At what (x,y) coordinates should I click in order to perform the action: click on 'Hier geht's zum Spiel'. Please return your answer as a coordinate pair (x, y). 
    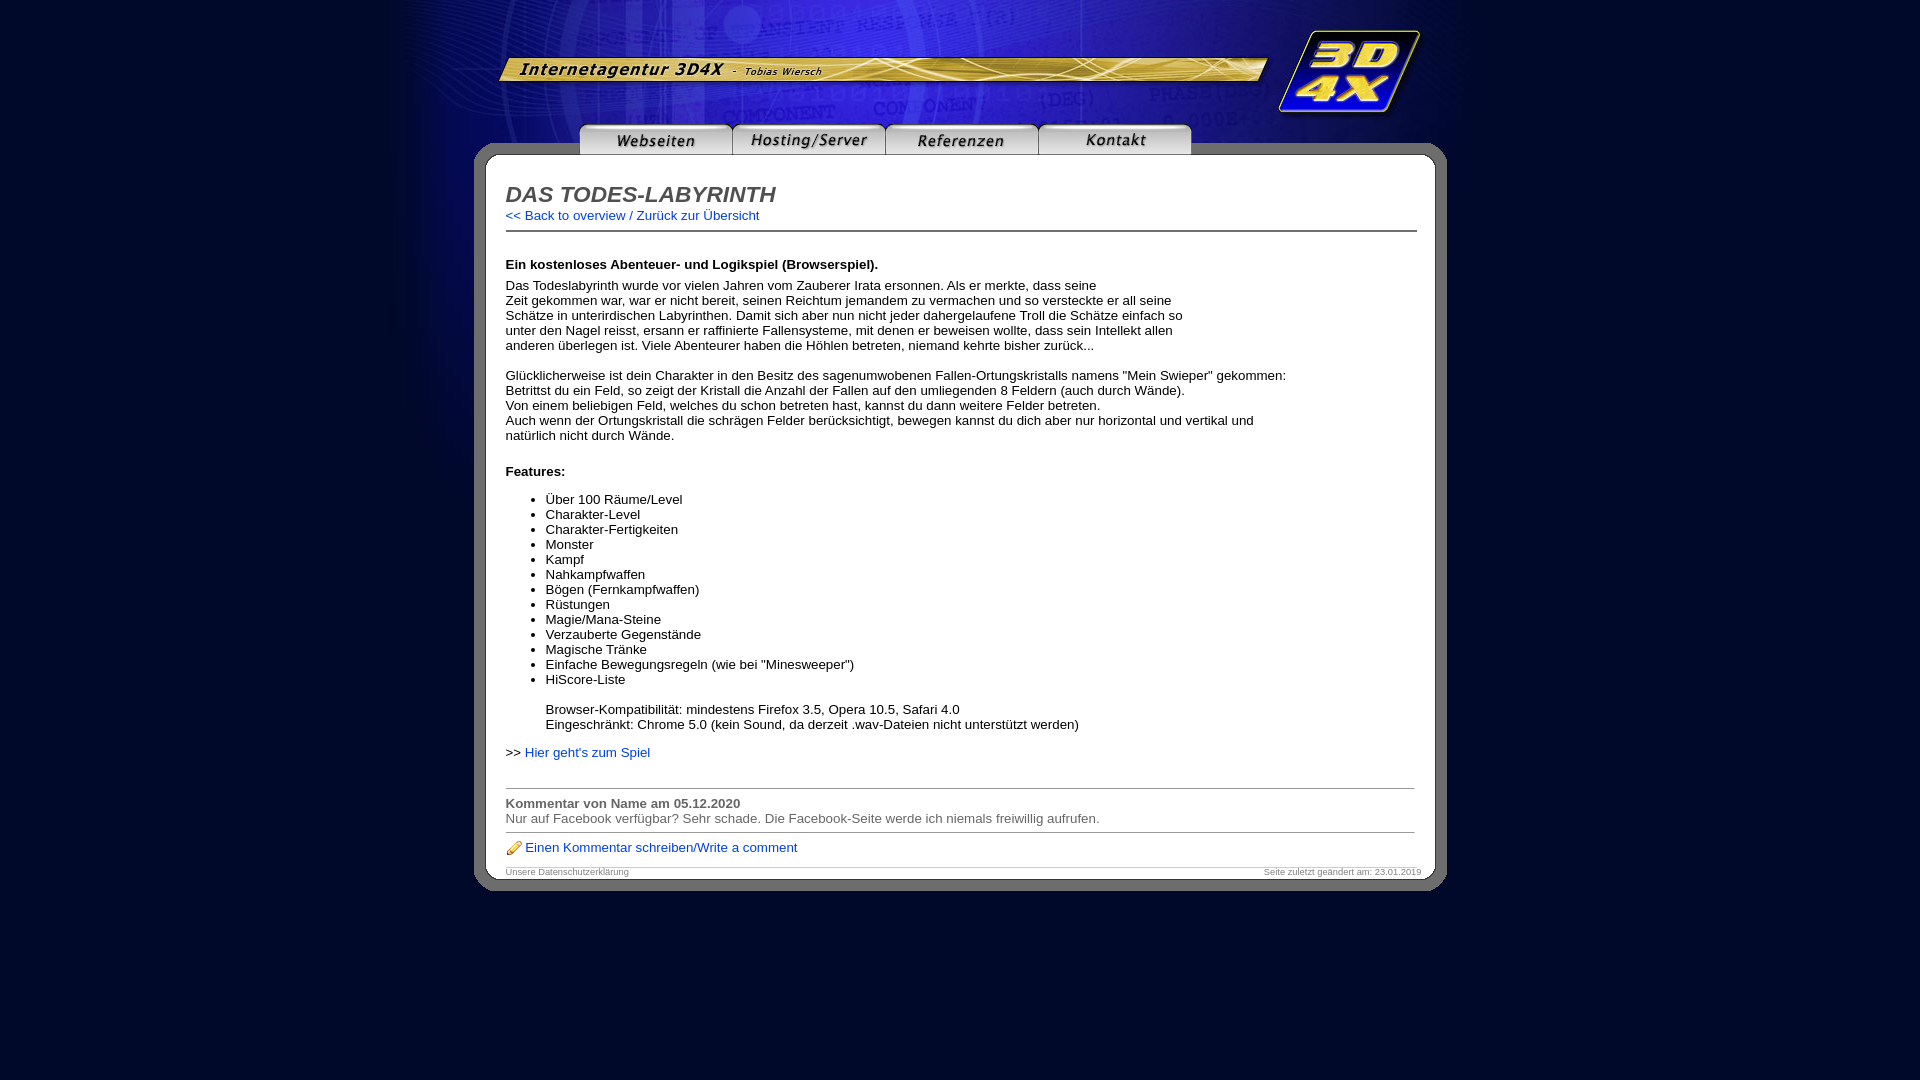
    Looking at the image, I should click on (587, 752).